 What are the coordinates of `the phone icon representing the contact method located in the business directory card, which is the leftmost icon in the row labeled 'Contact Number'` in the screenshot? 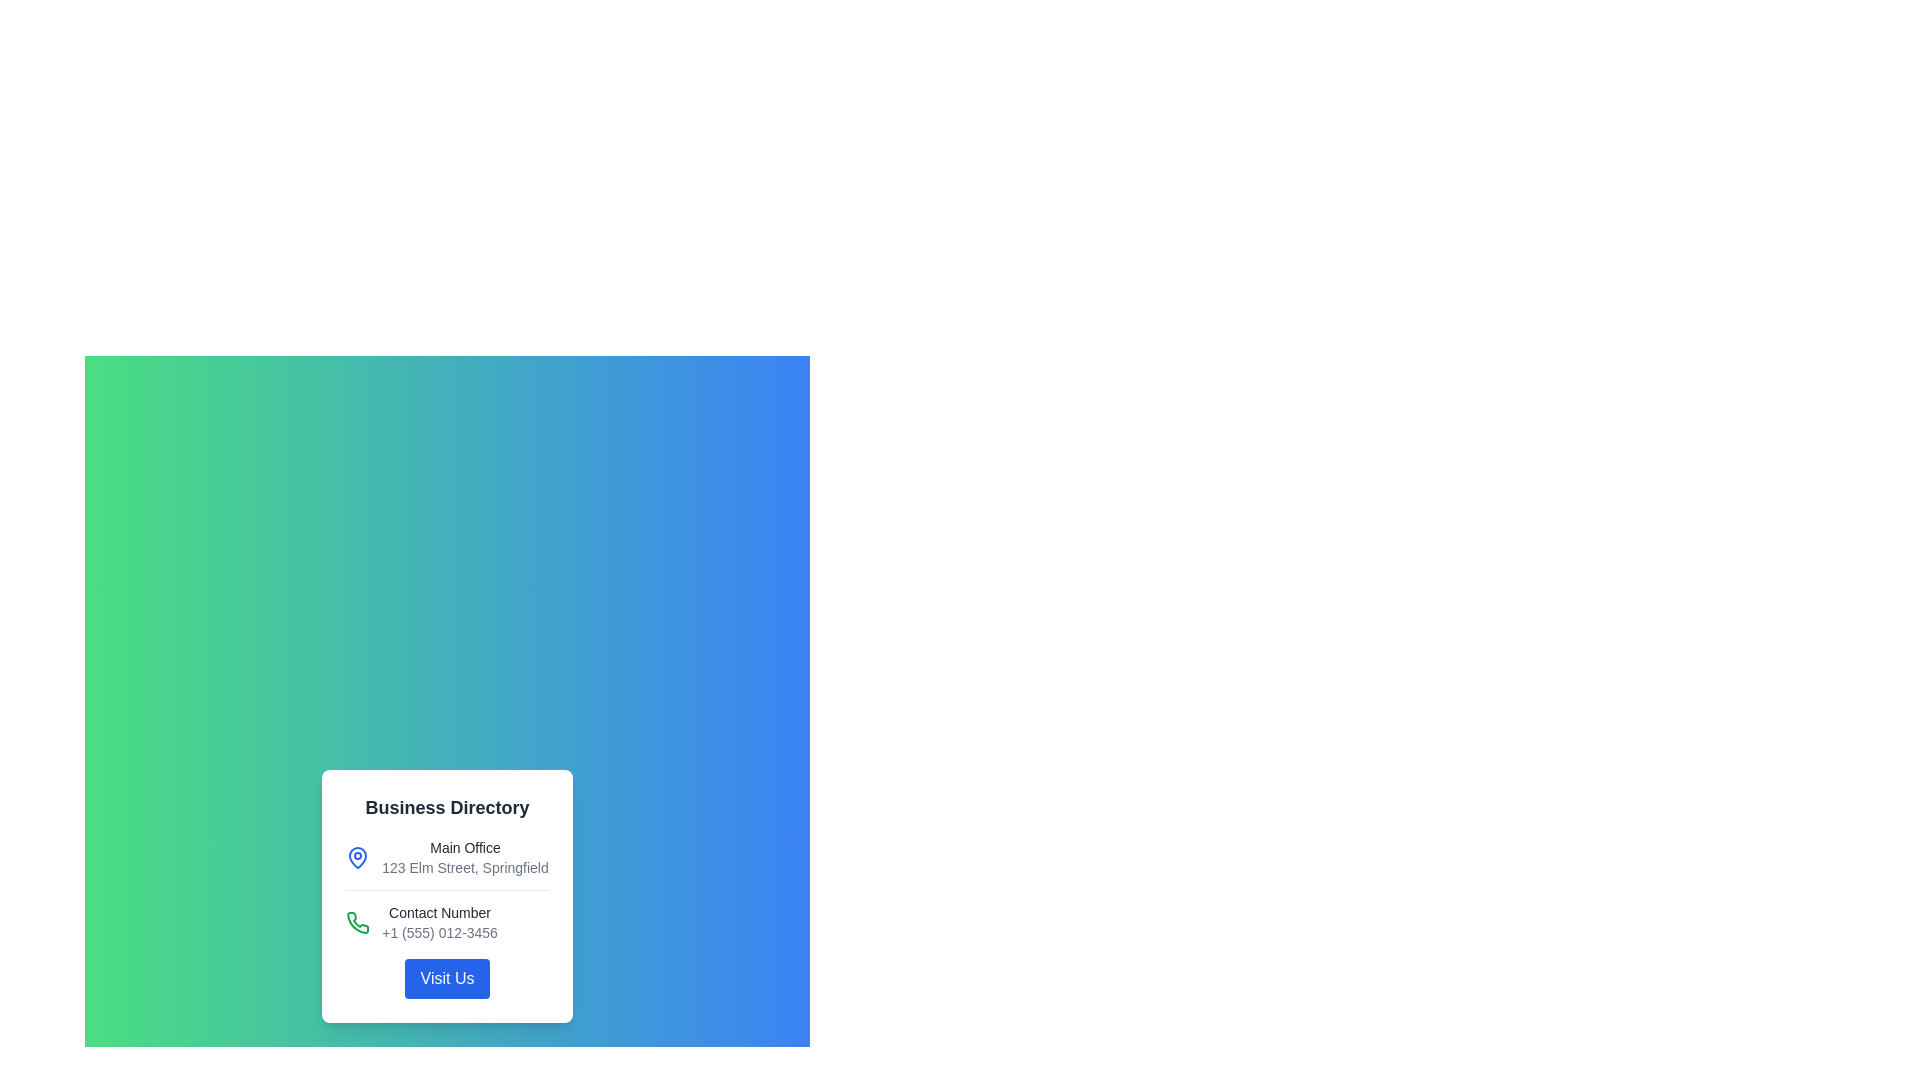 It's located at (358, 922).